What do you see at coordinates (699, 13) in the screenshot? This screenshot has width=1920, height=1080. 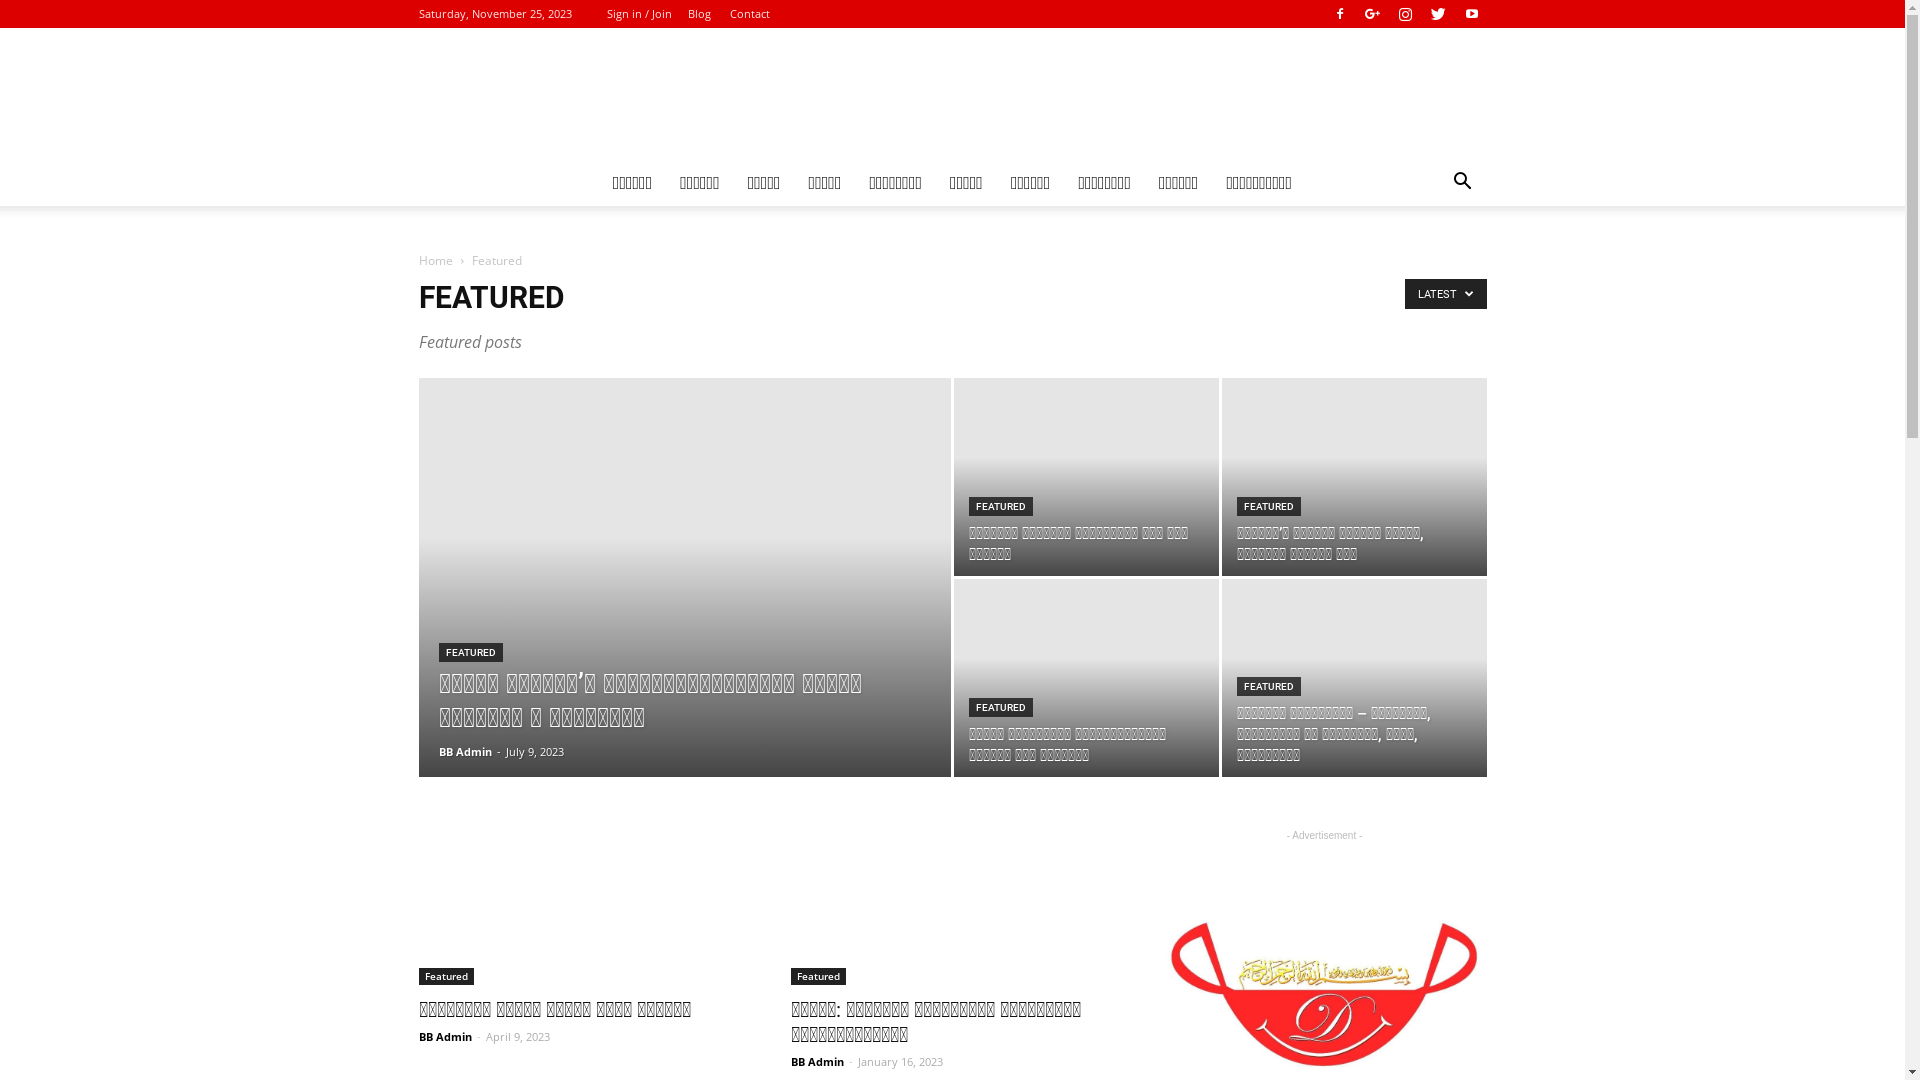 I see `'Blog'` at bounding box center [699, 13].